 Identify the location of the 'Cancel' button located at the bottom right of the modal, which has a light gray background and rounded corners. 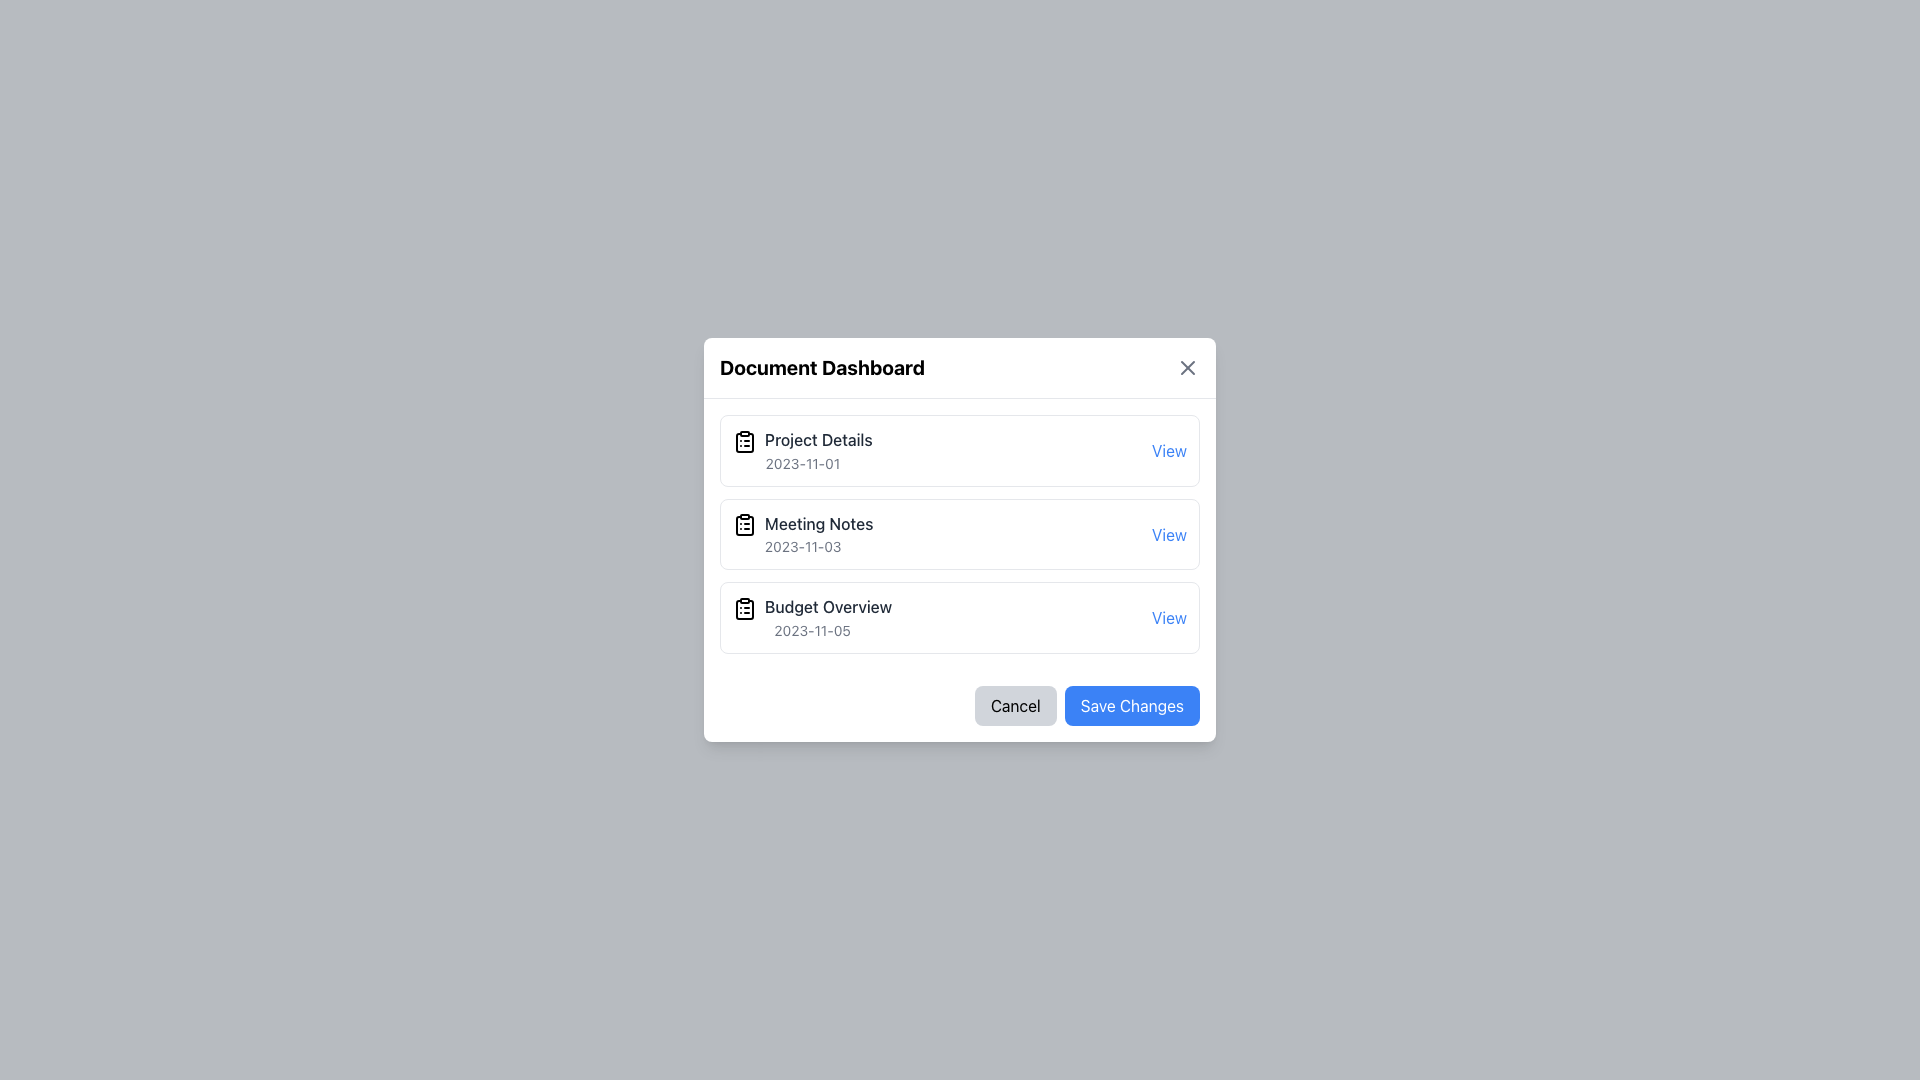
(1015, 705).